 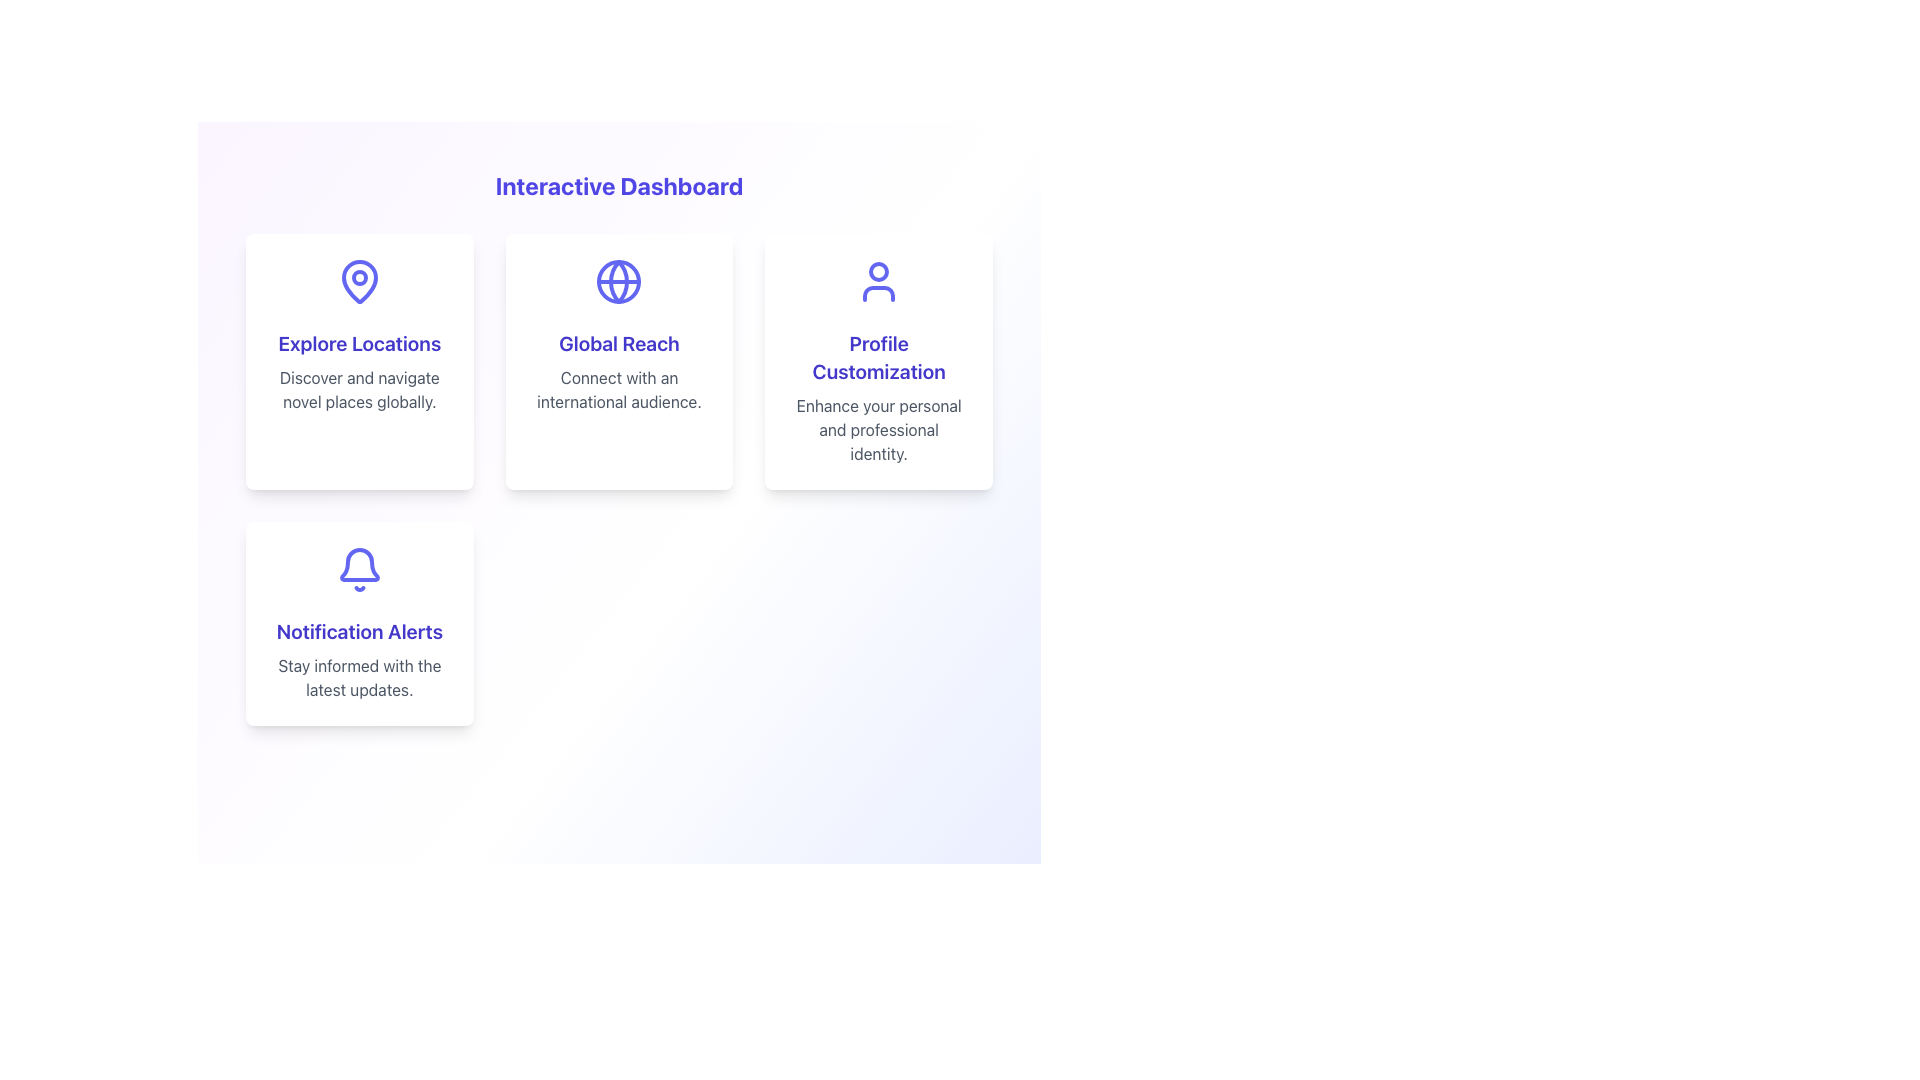 What do you see at coordinates (359, 362) in the screenshot?
I see `the first card component in the grid layout under the 'Interactive Dashboard' header, which serves as a descriptive card for exploring and navigating locations globally` at bounding box center [359, 362].